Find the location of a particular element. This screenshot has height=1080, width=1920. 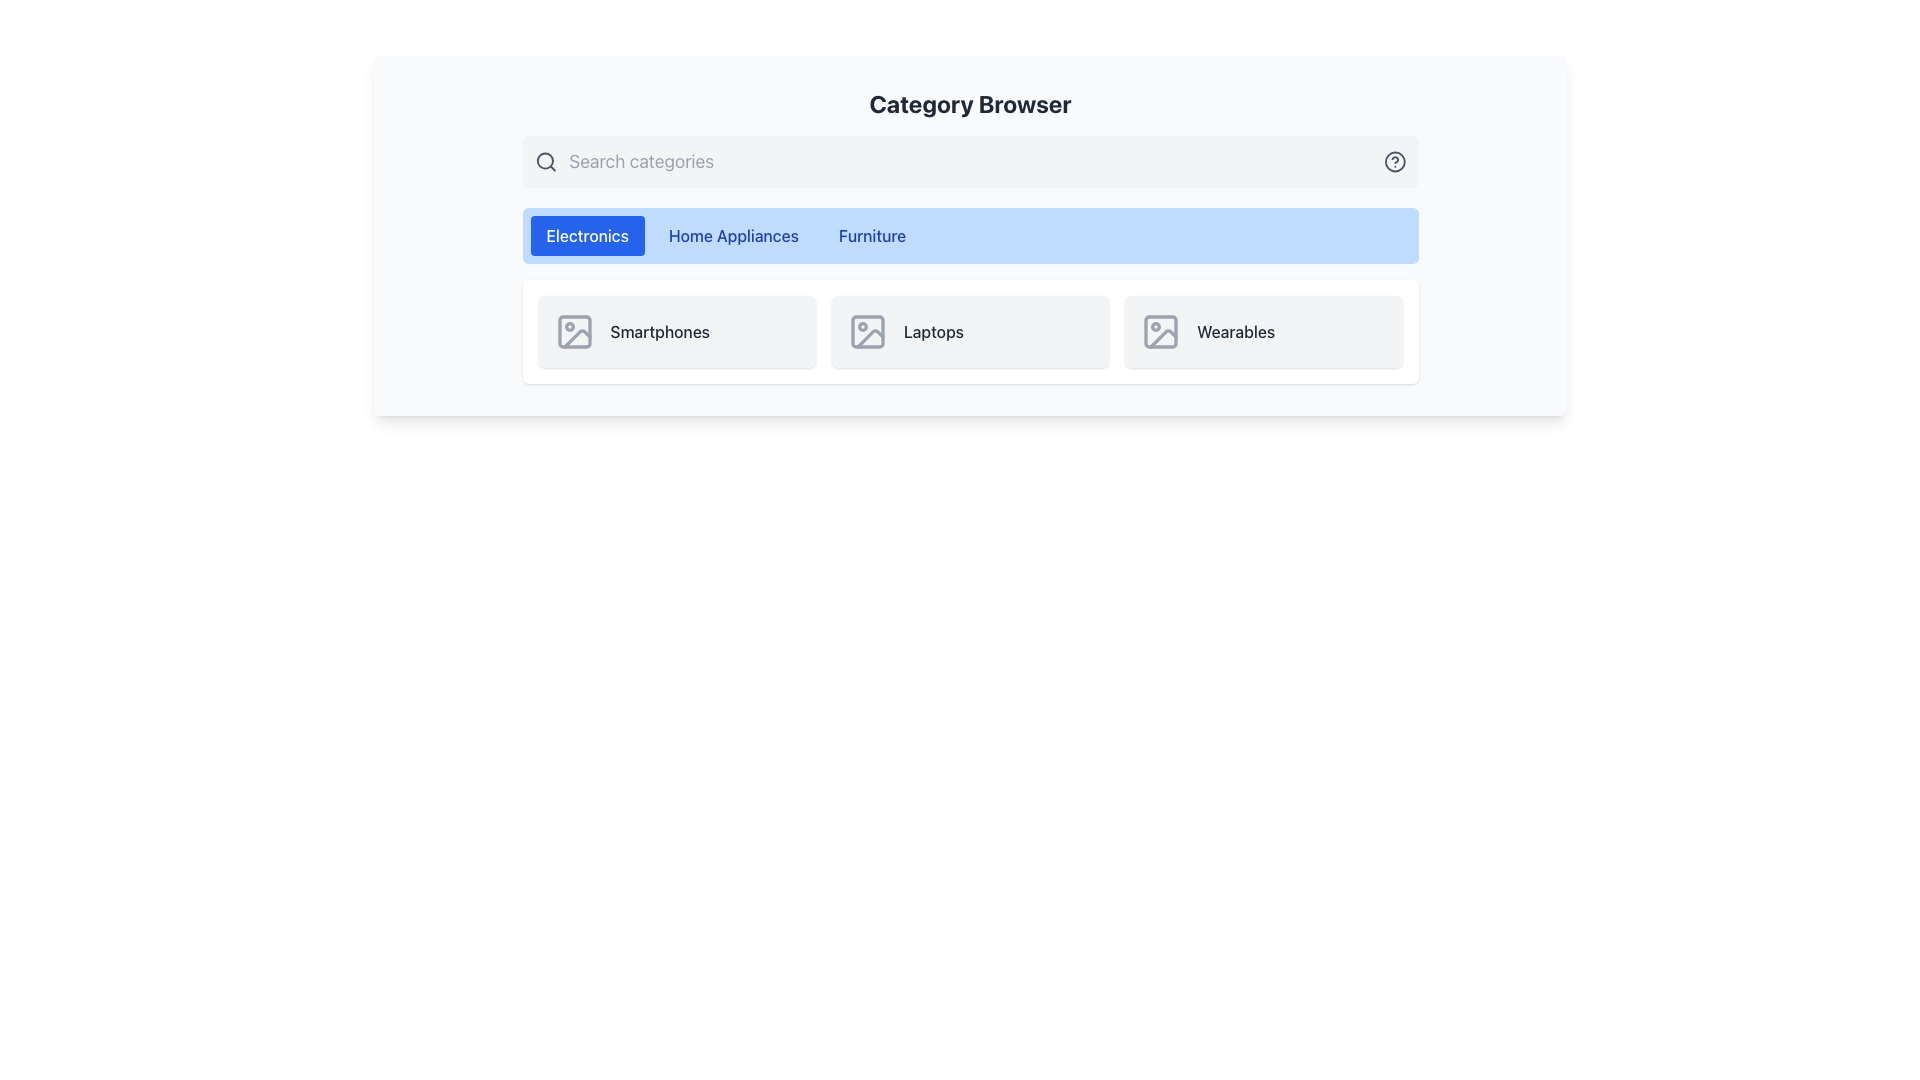

the decorative element representing the lens of the magnifying glass within the search bar, located beside the placeholder text 'Search categories' is located at coordinates (544, 160).